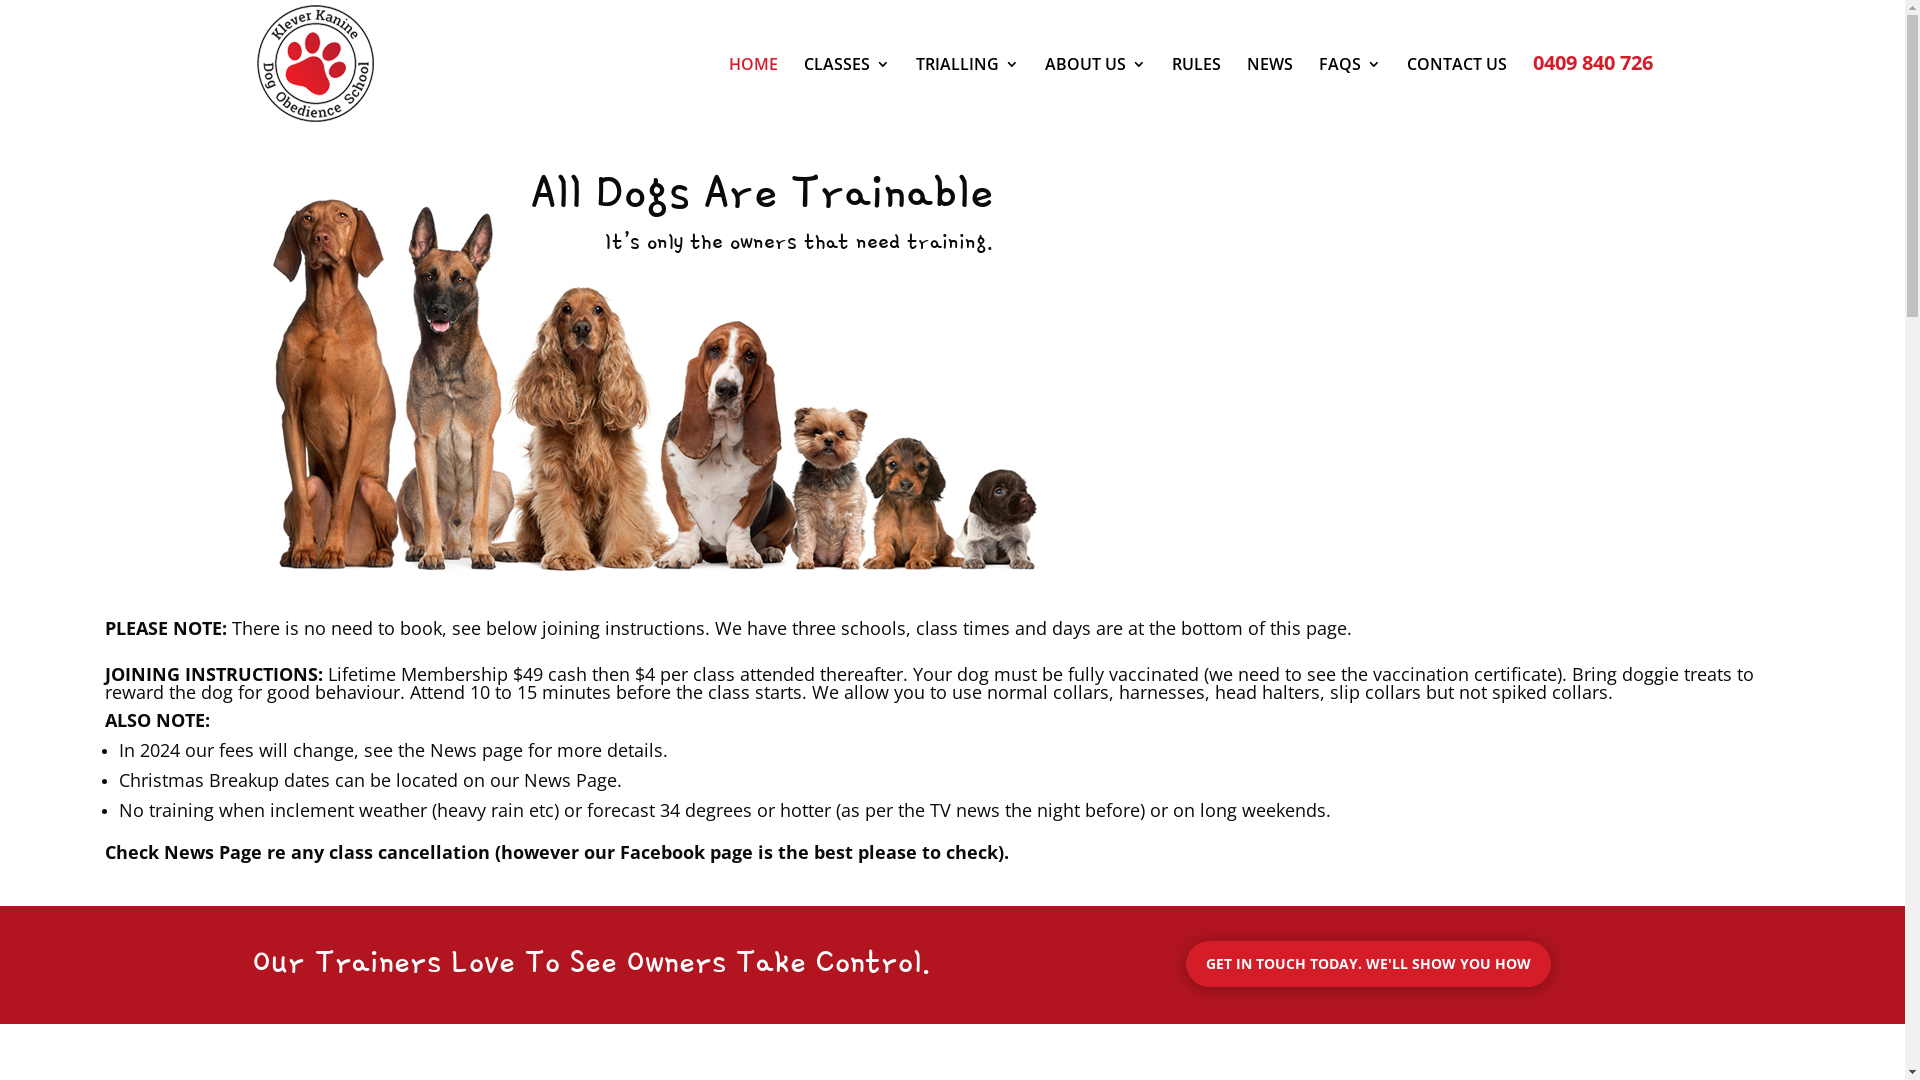 This screenshot has height=1080, width=1920. What do you see at coordinates (1405, 92) in the screenshot?
I see `'CONTACT US'` at bounding box center [1405, 92].